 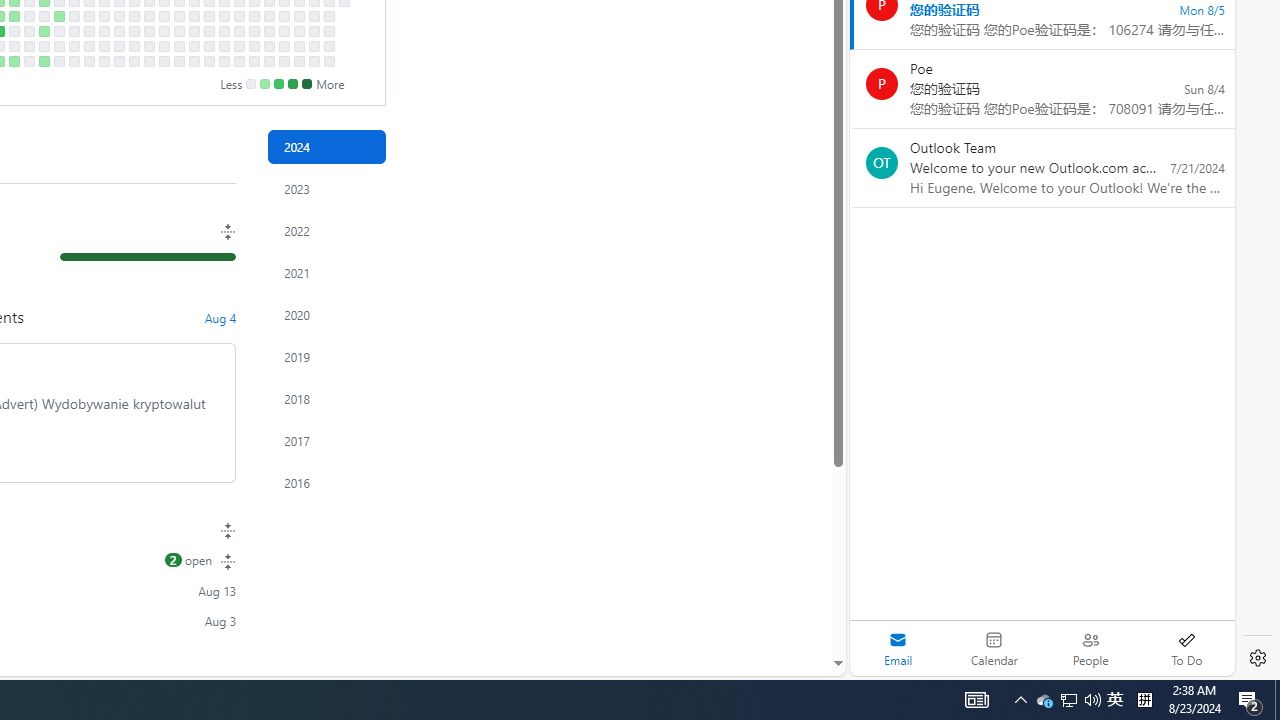 I want to click on 'Aug 4', so click(x=220, y=316).